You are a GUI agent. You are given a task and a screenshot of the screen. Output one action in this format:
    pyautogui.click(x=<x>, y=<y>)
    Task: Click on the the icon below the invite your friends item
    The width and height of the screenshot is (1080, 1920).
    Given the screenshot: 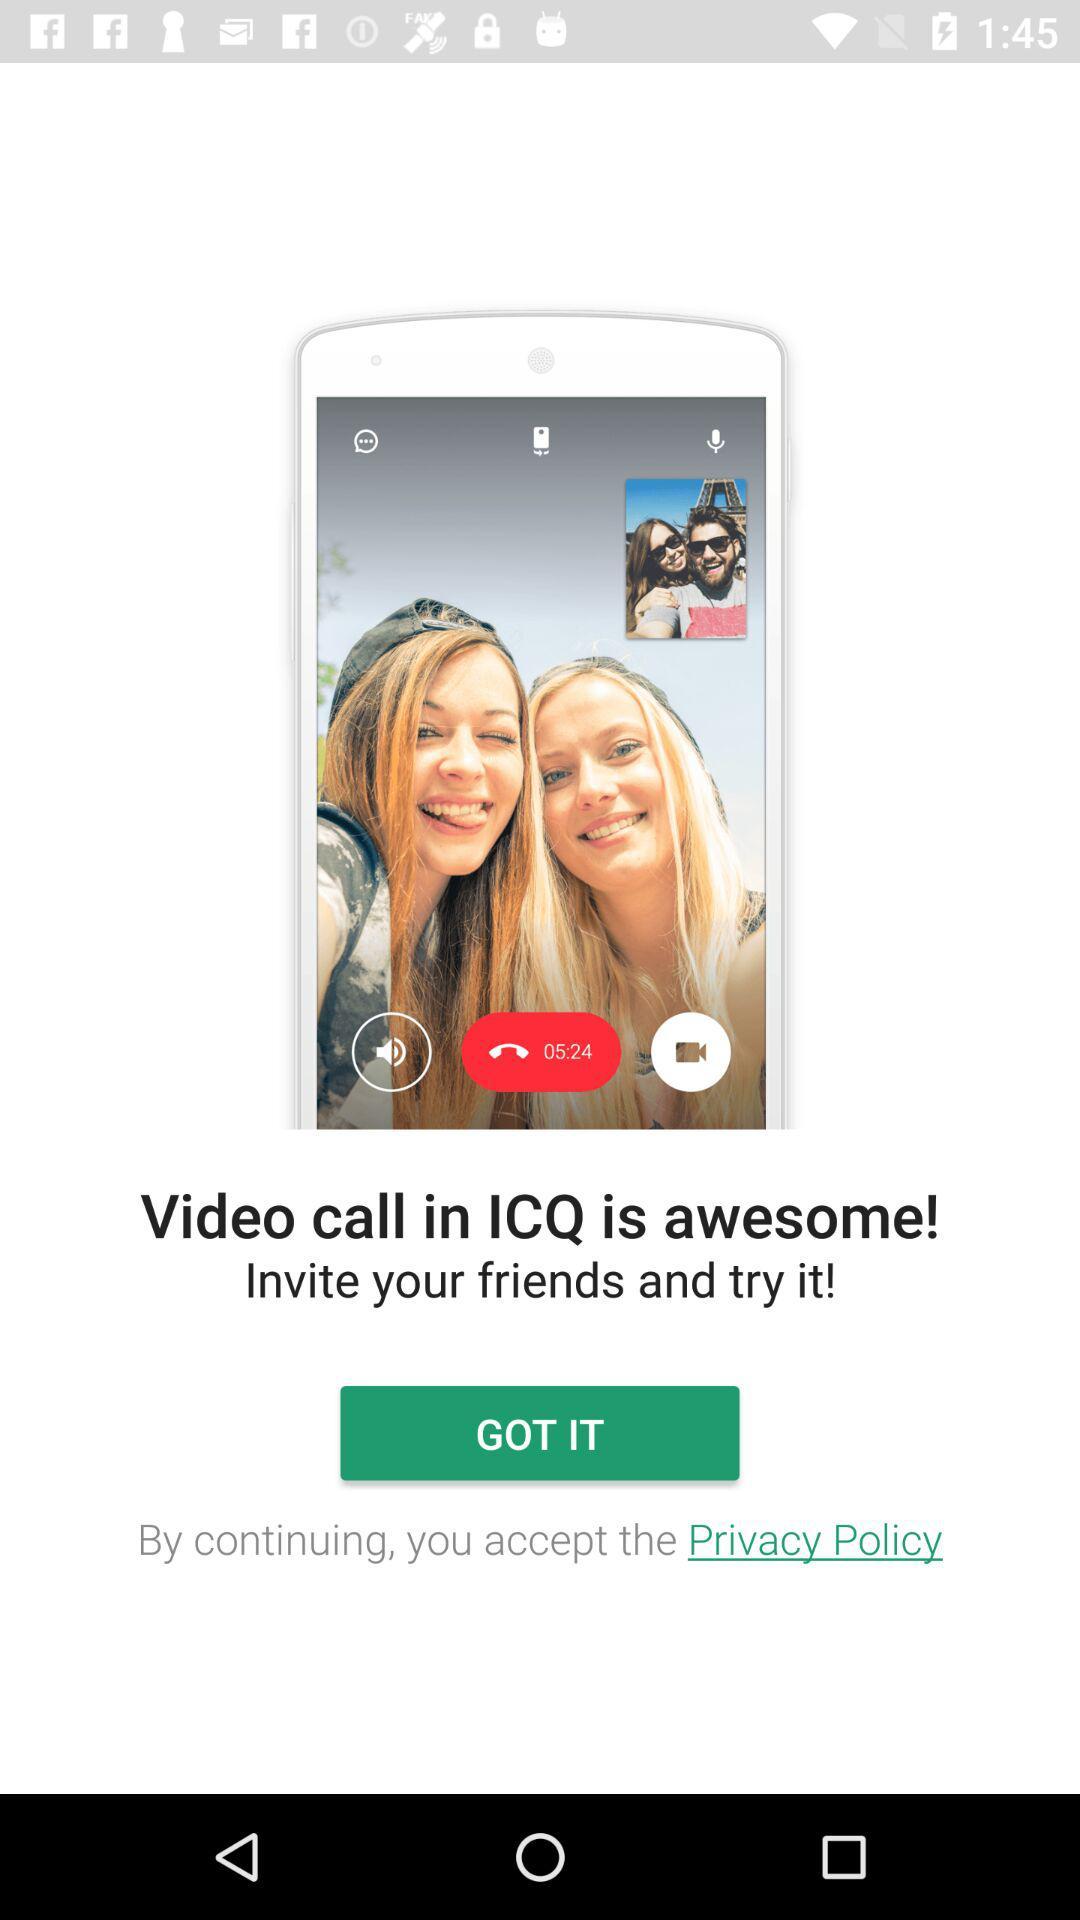 What is the action you would take?
    pyautogui.click(x=540, y=1432)
    